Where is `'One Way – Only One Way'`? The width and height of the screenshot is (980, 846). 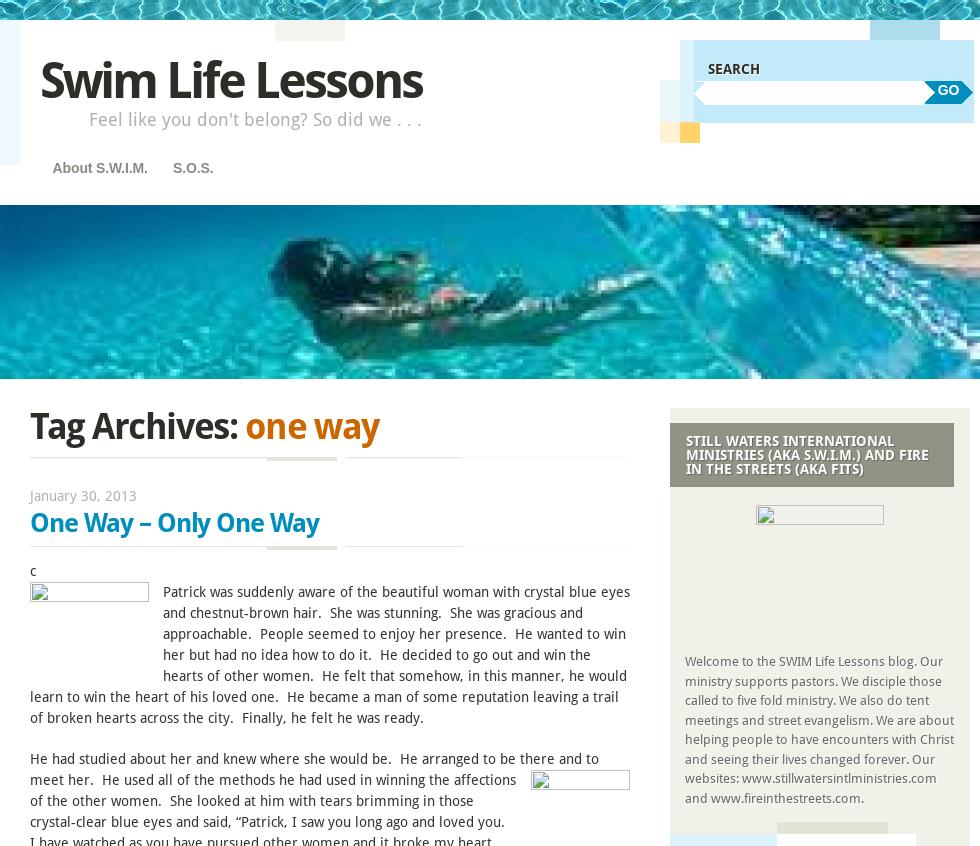 'One Way – Only One Way' is located at coordinates (174, 521).